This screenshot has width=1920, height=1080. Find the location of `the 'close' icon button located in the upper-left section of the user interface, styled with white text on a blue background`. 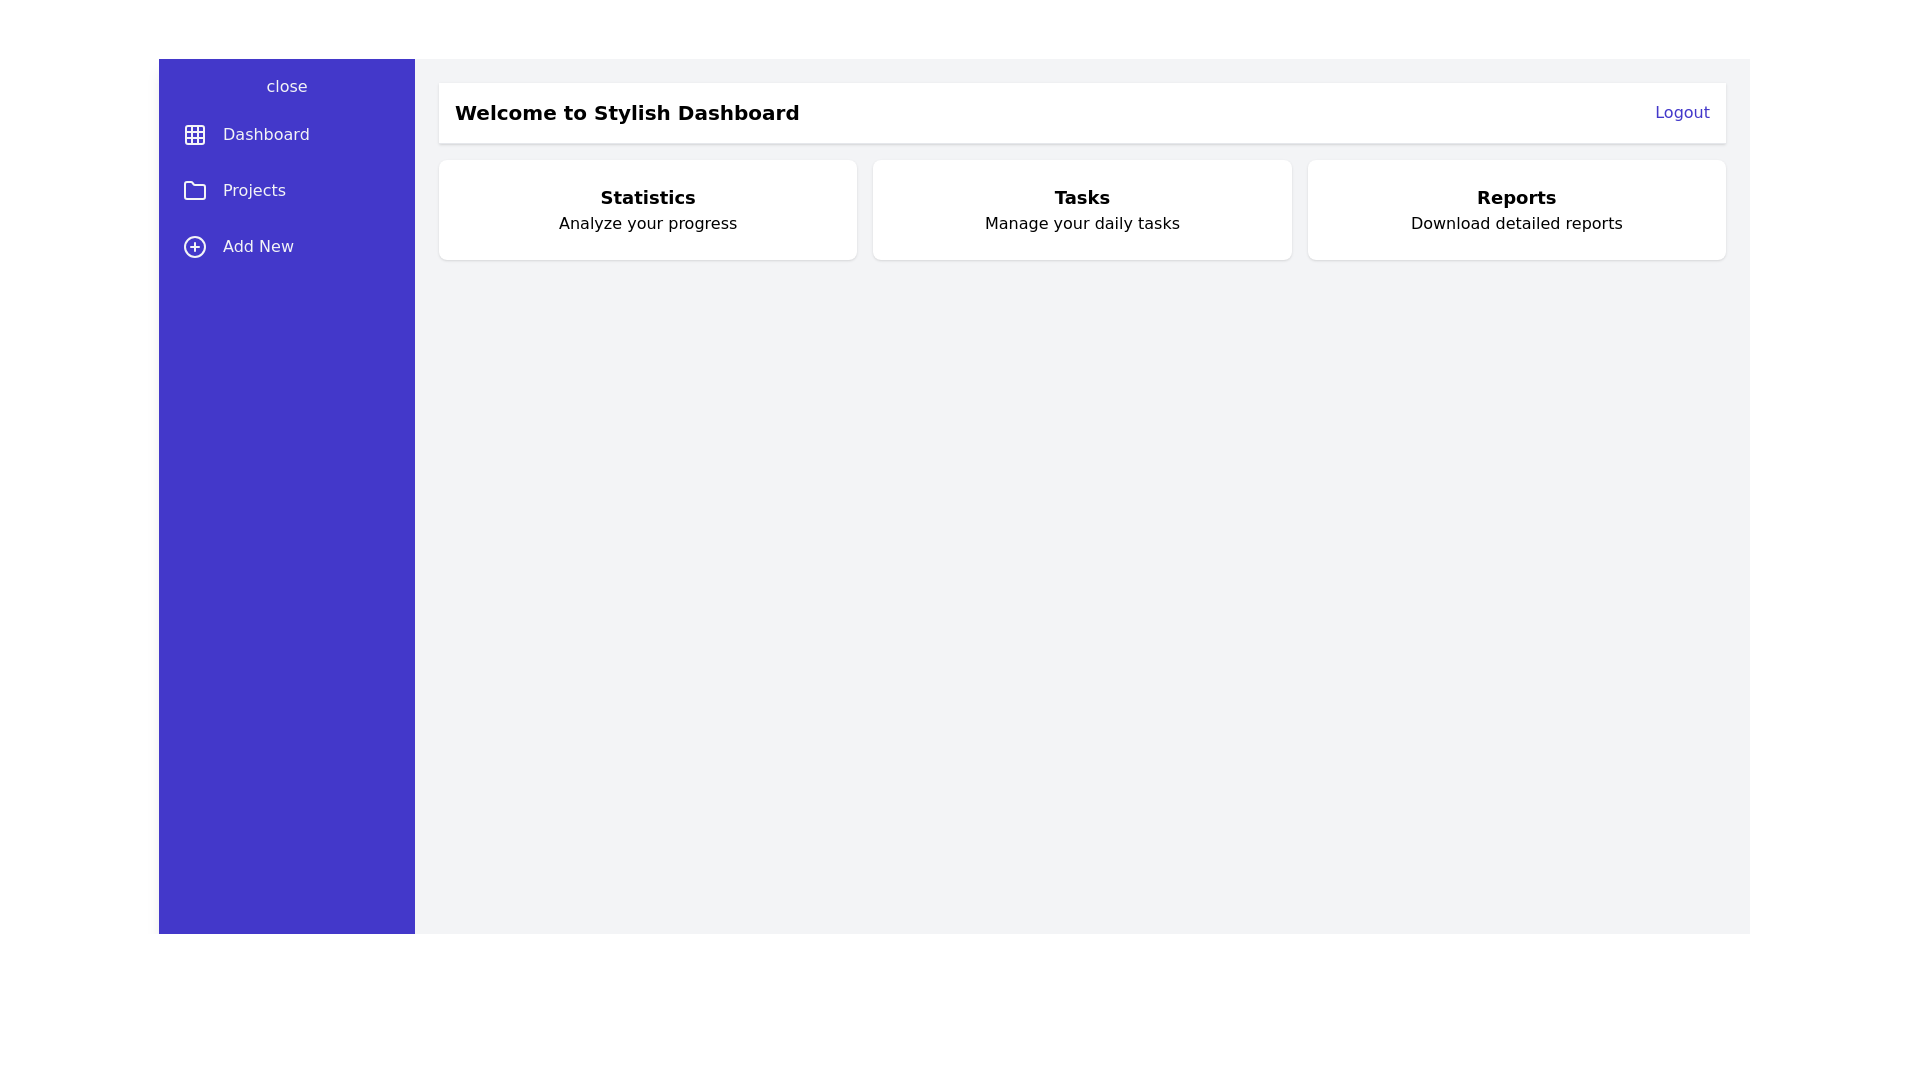

the 'close' icon button located in the upper-left section of the user interface, styled with white text on a blue background is located at coordinates (286, 84).